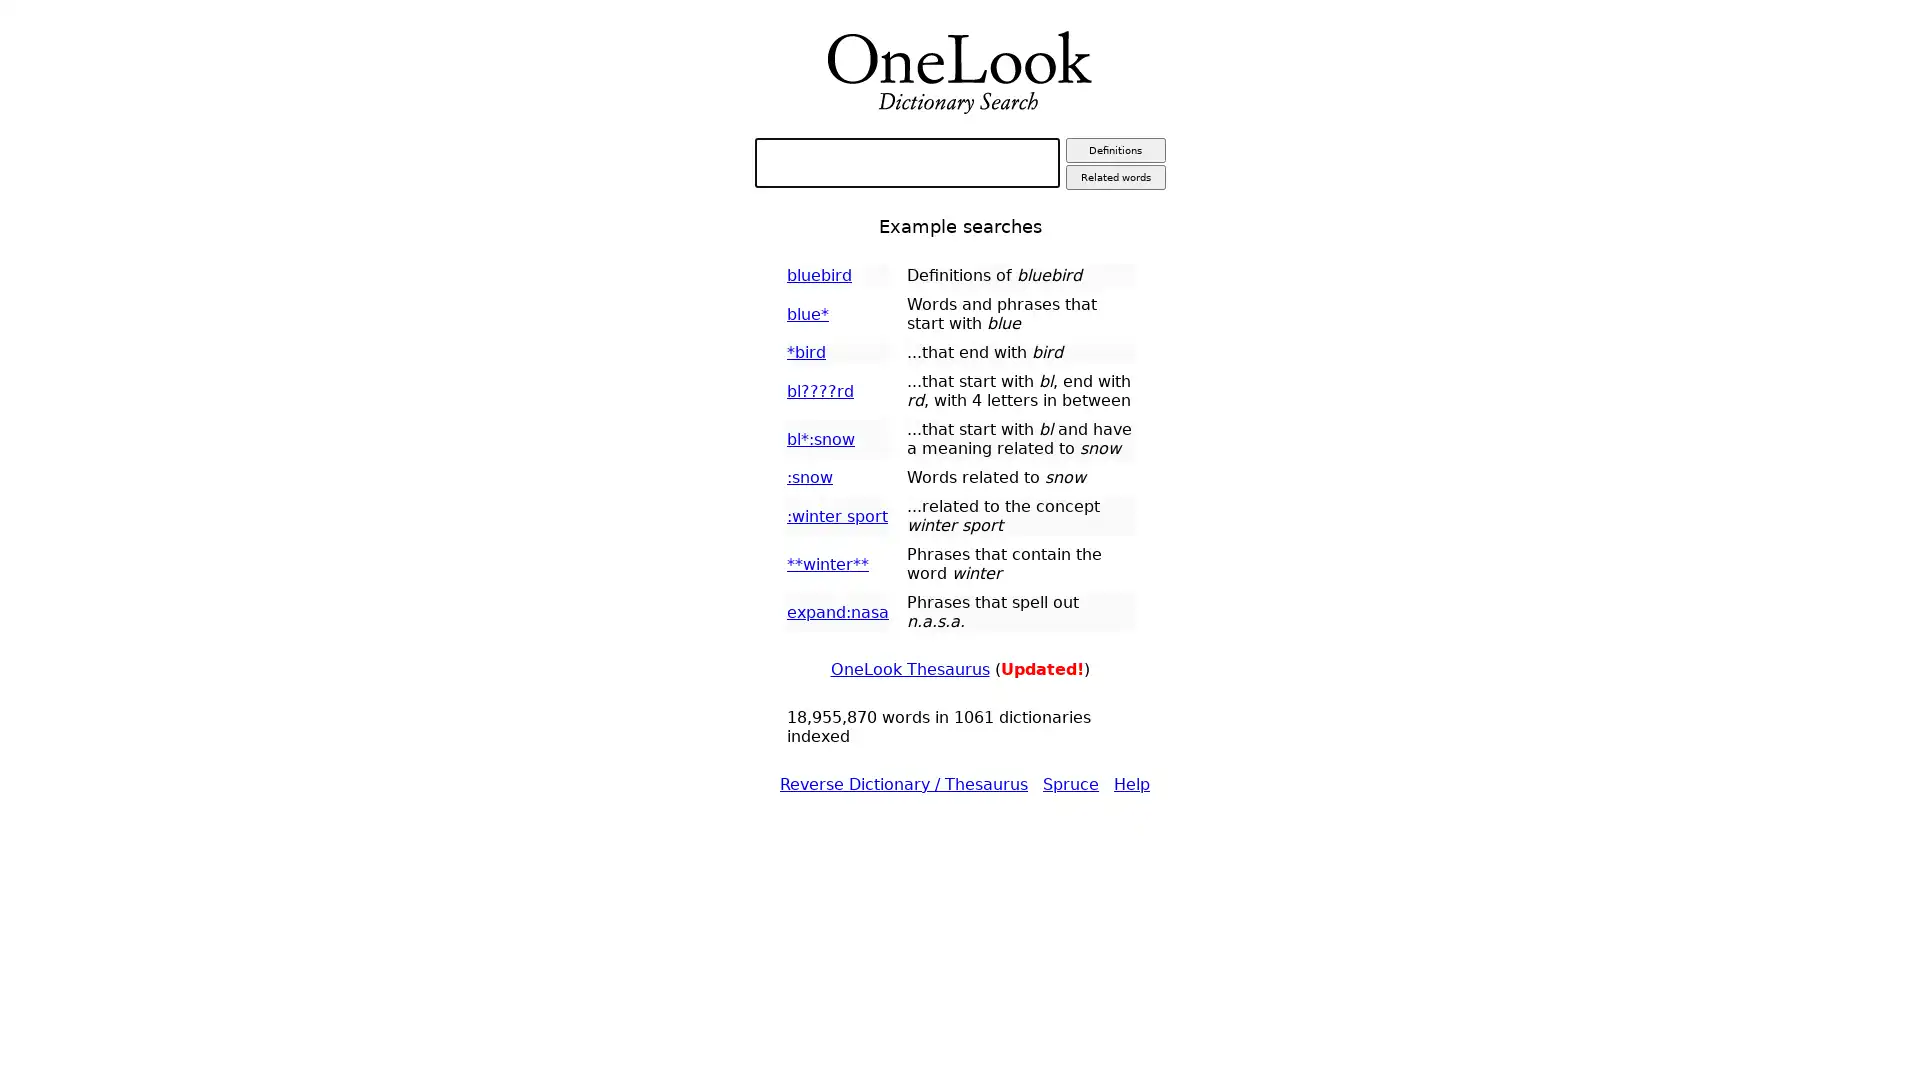 The height and width of the screenshot is (1080, 1920). Describe the element at coordinates (1113, 149) in the screenshot. I see `Definitions` at that location.